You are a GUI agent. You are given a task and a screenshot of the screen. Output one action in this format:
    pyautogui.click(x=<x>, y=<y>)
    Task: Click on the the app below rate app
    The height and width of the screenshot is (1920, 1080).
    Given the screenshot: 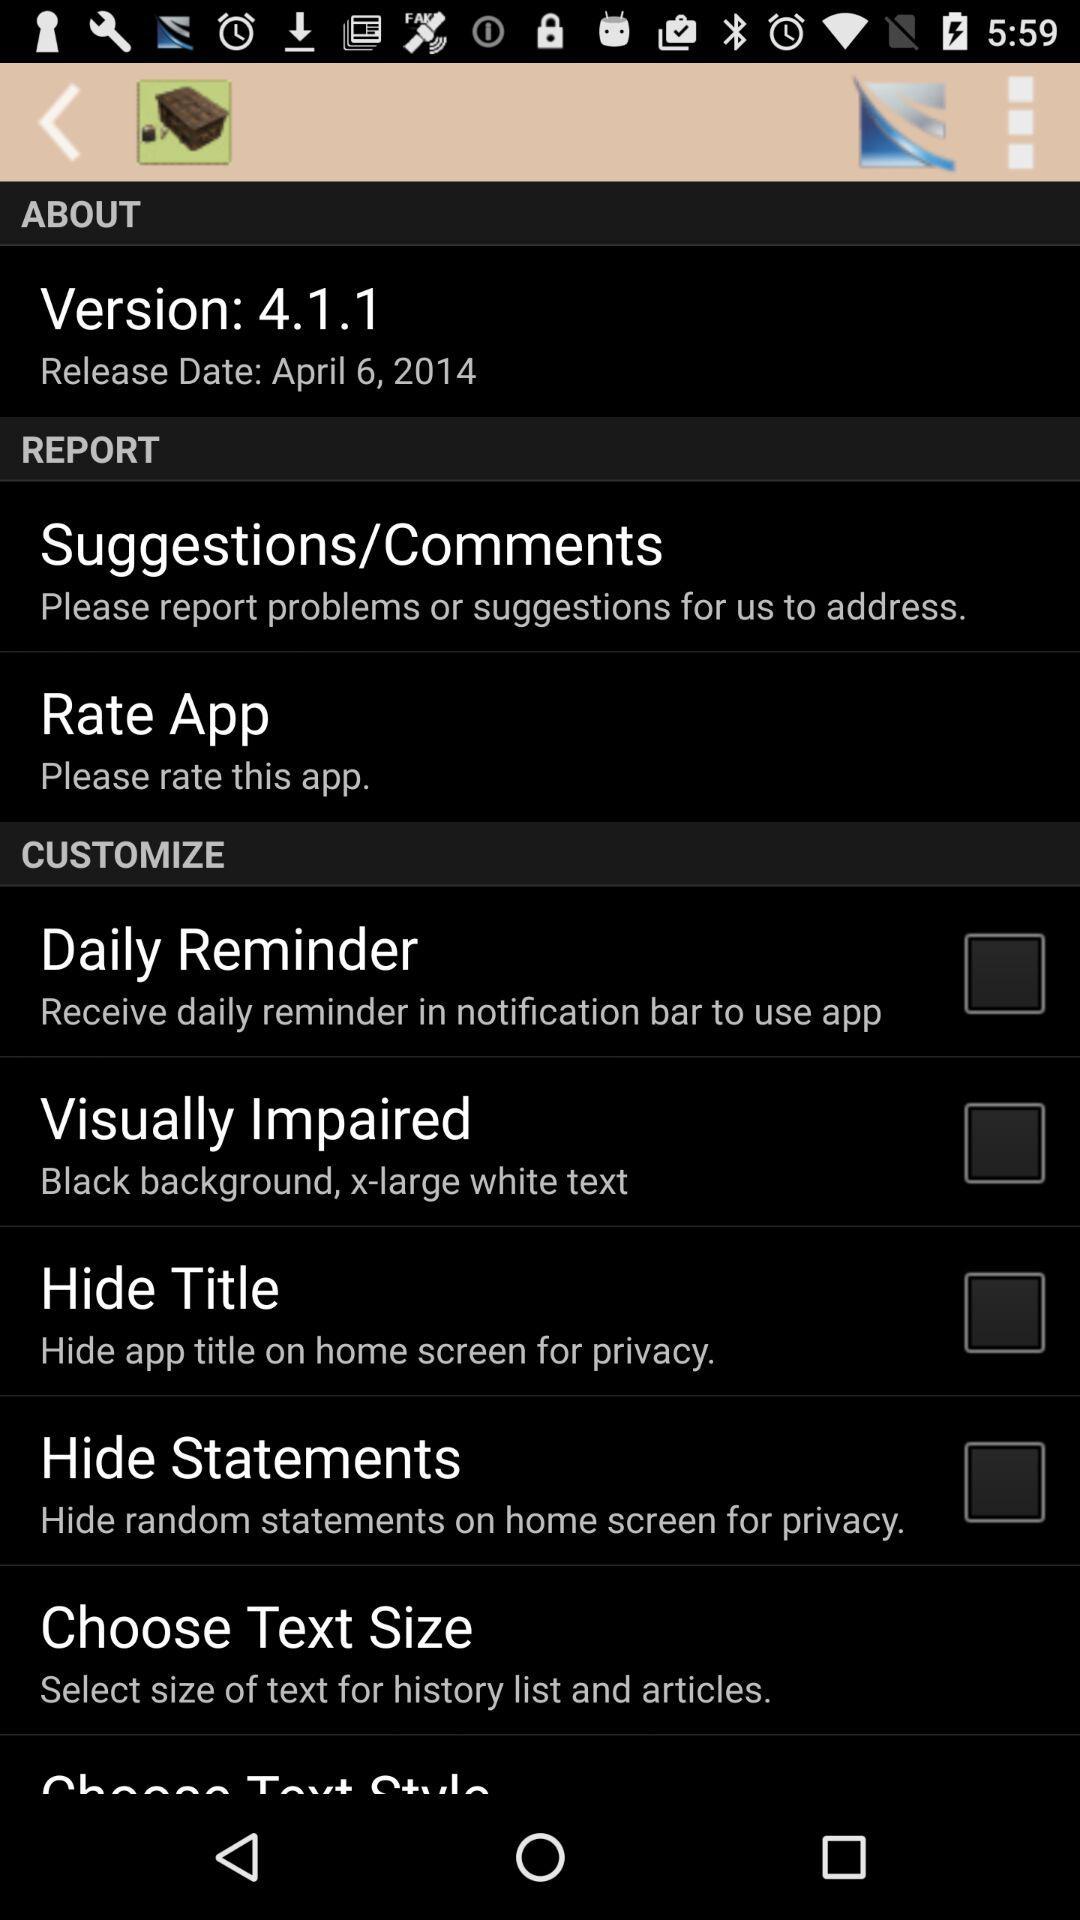 What is the action you would take?
    pyautogui.click(x=205, y=773)
    